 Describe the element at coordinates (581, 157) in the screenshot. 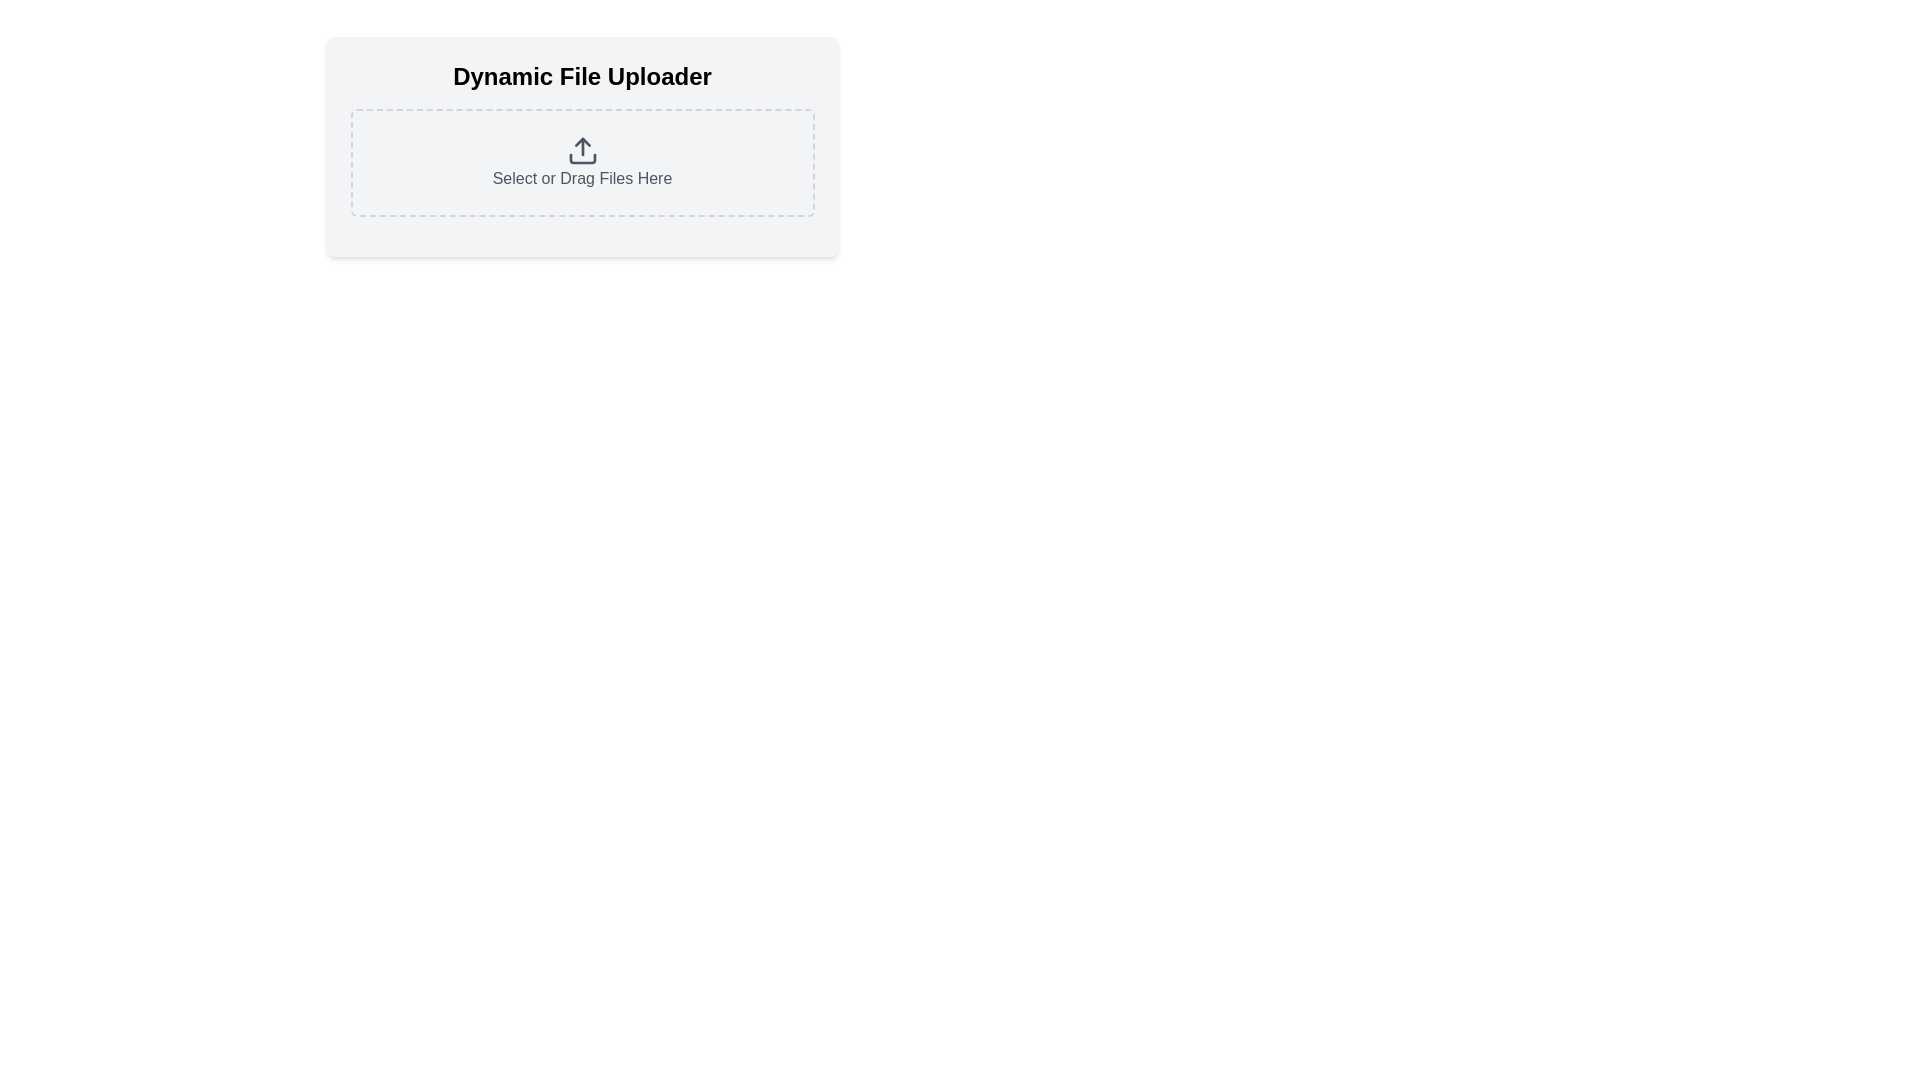

I see `the bottom part of the upload symbol in the SVG icon, which resembles a horizontally elongated rectangular shape with curved ends, indicating the base of the upload arrow` at that location.